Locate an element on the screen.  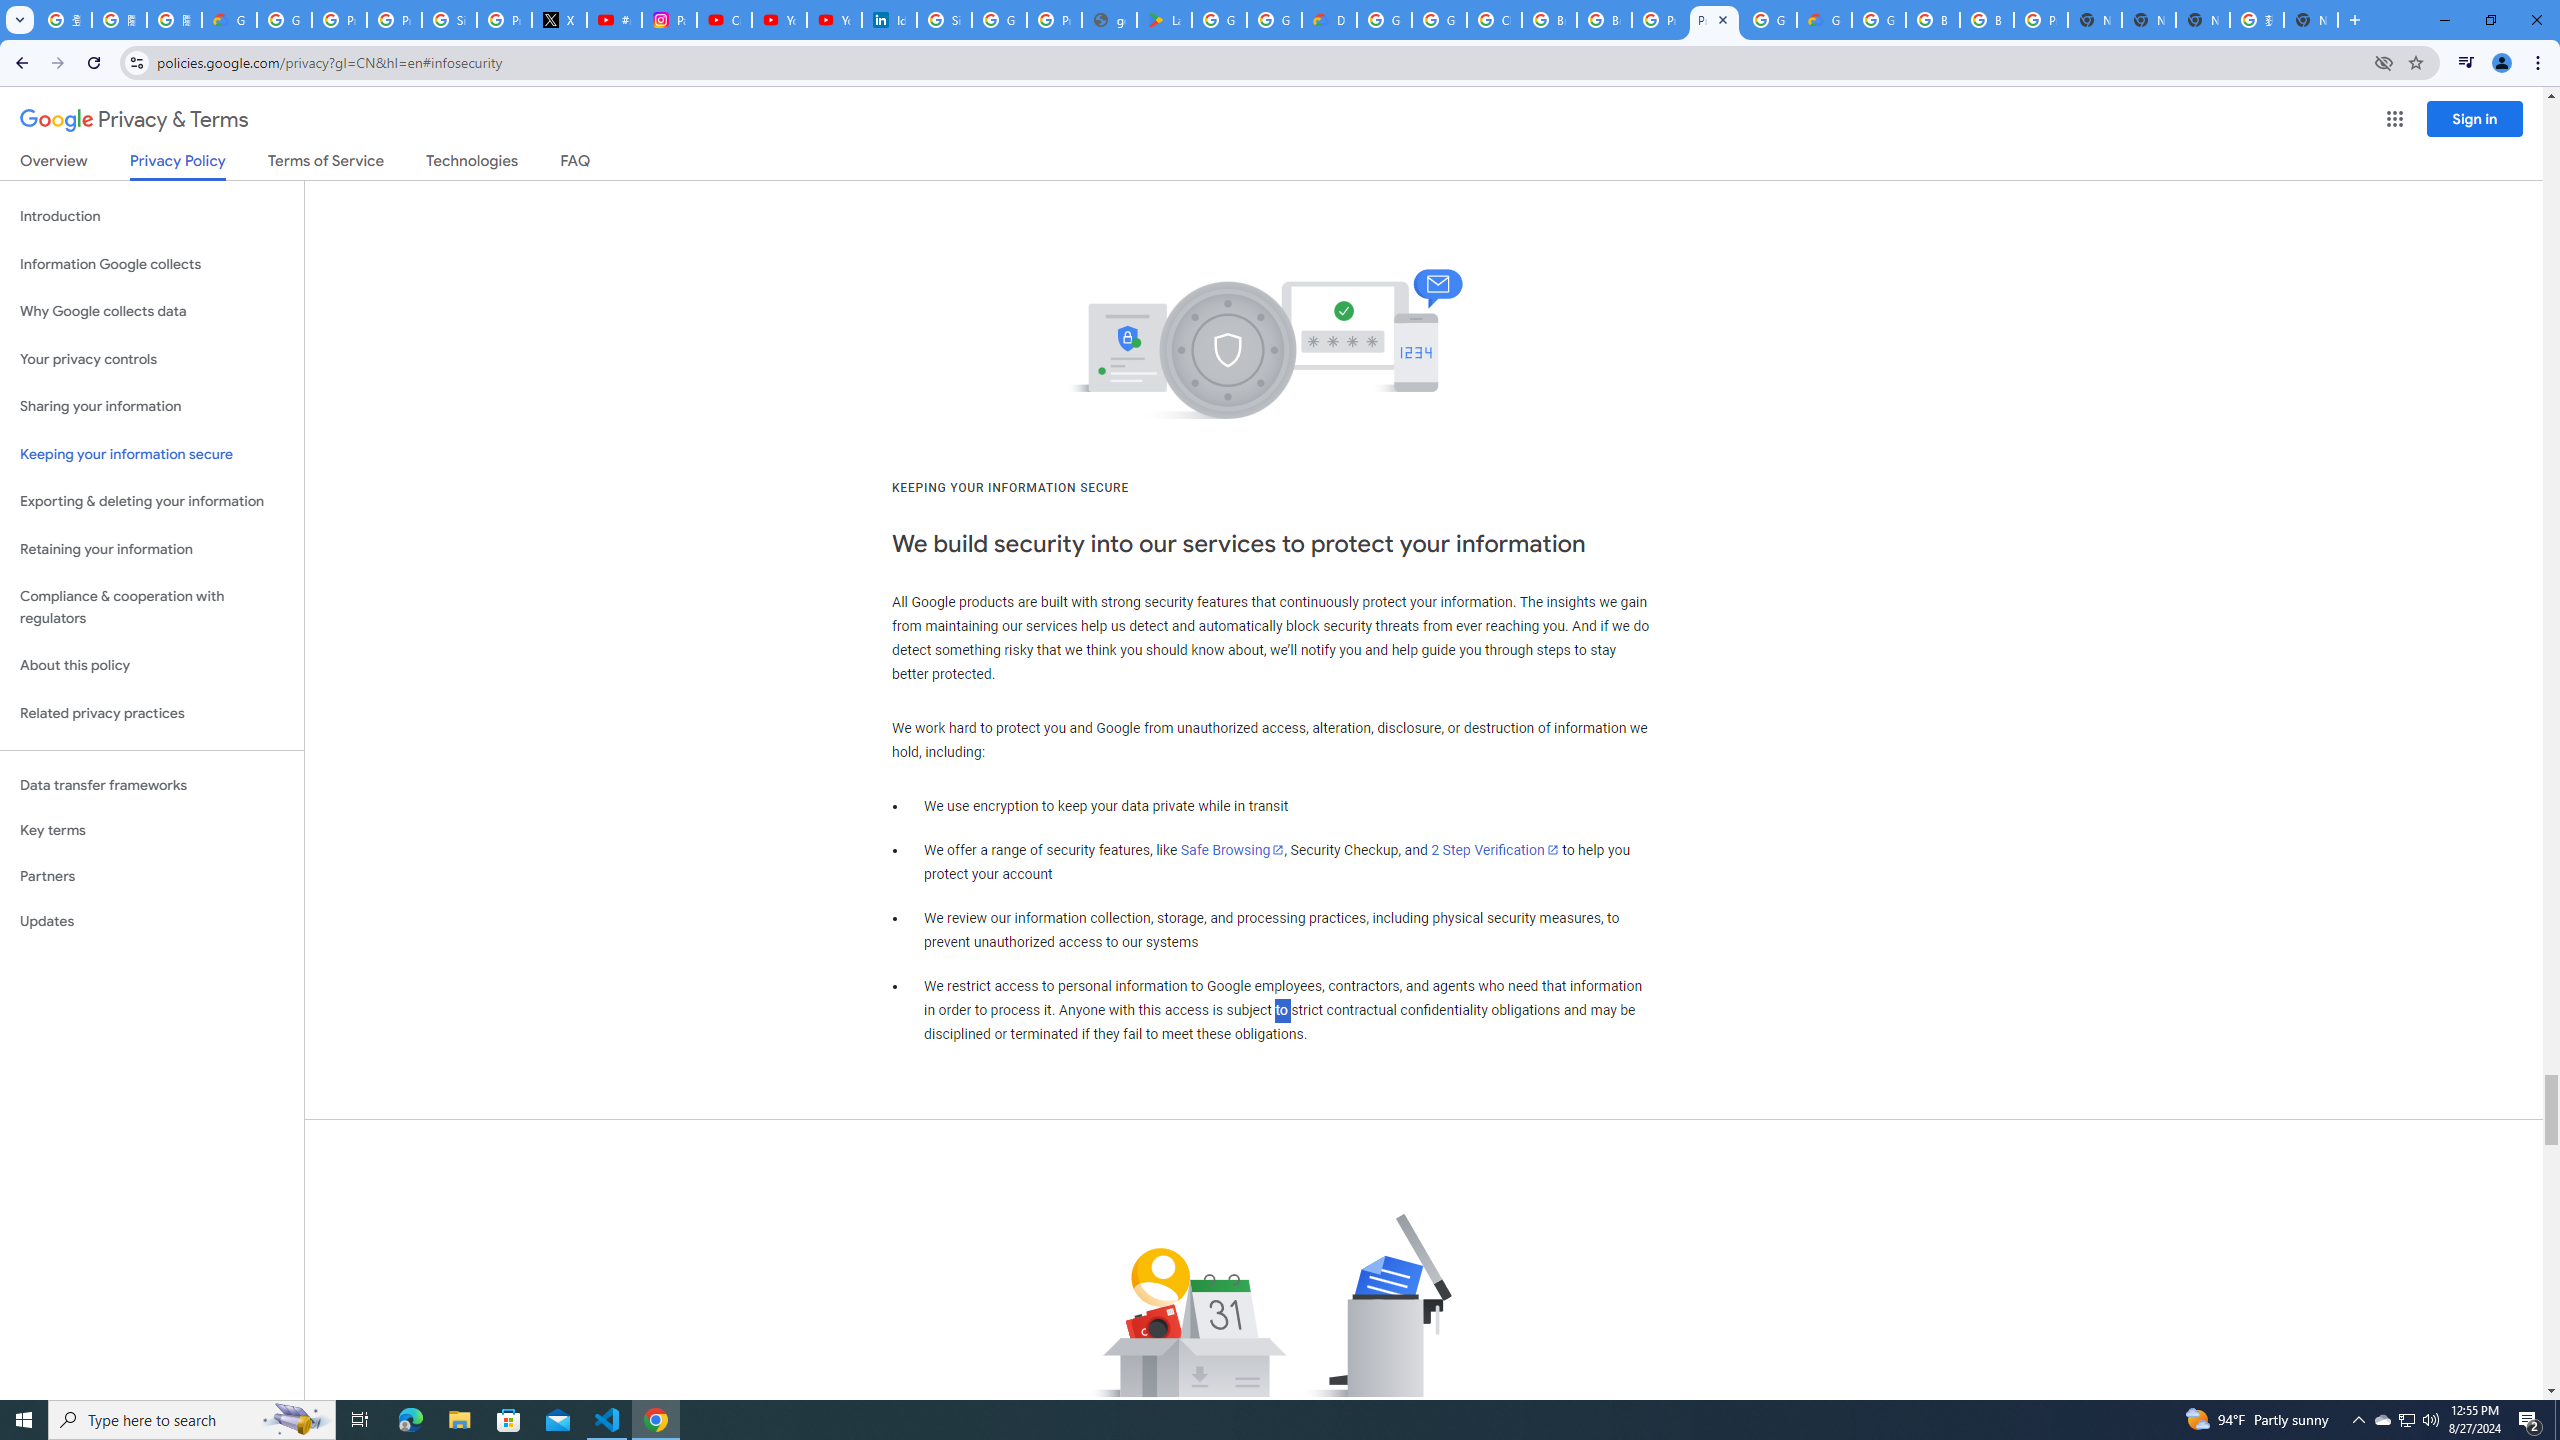
'Control your music, videos, and more' is located at coordinates (2466, 62).